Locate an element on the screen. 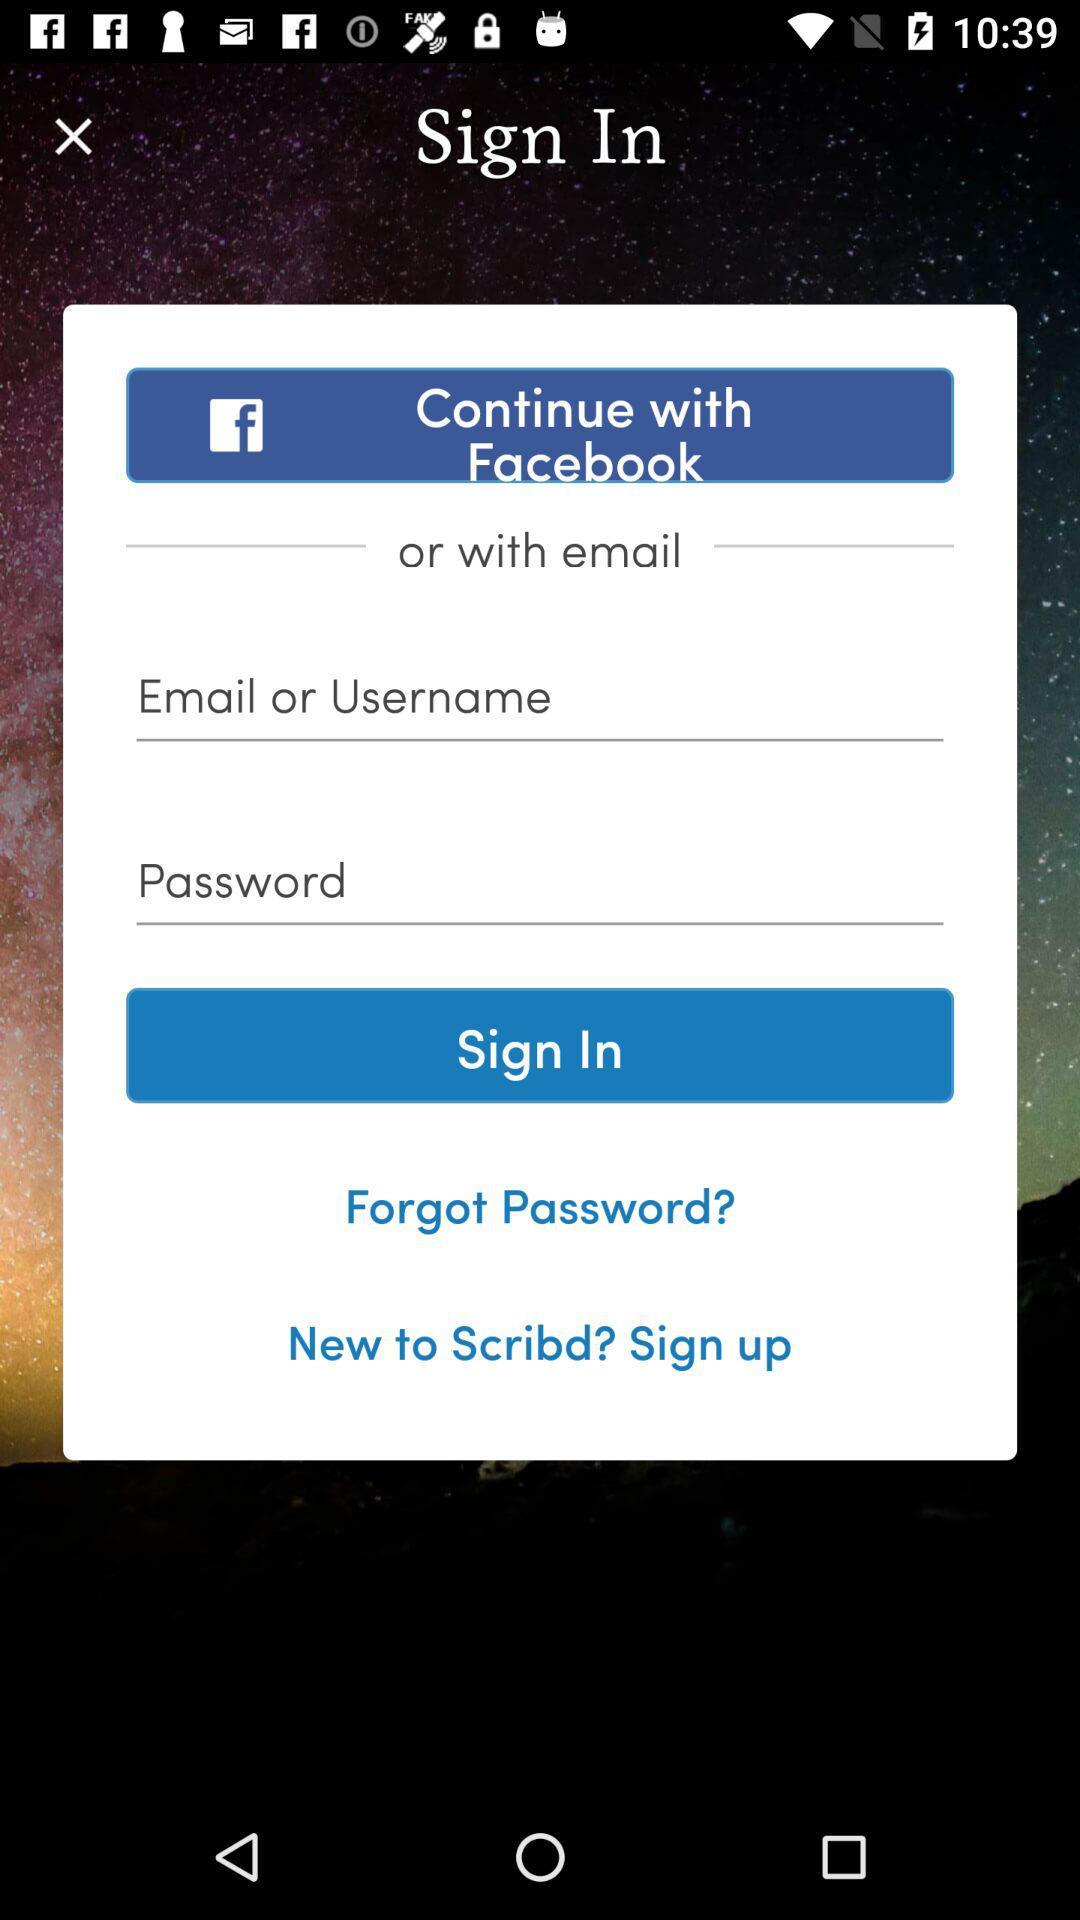  the icon below sign in icon is located at coordinates (540, 1202).